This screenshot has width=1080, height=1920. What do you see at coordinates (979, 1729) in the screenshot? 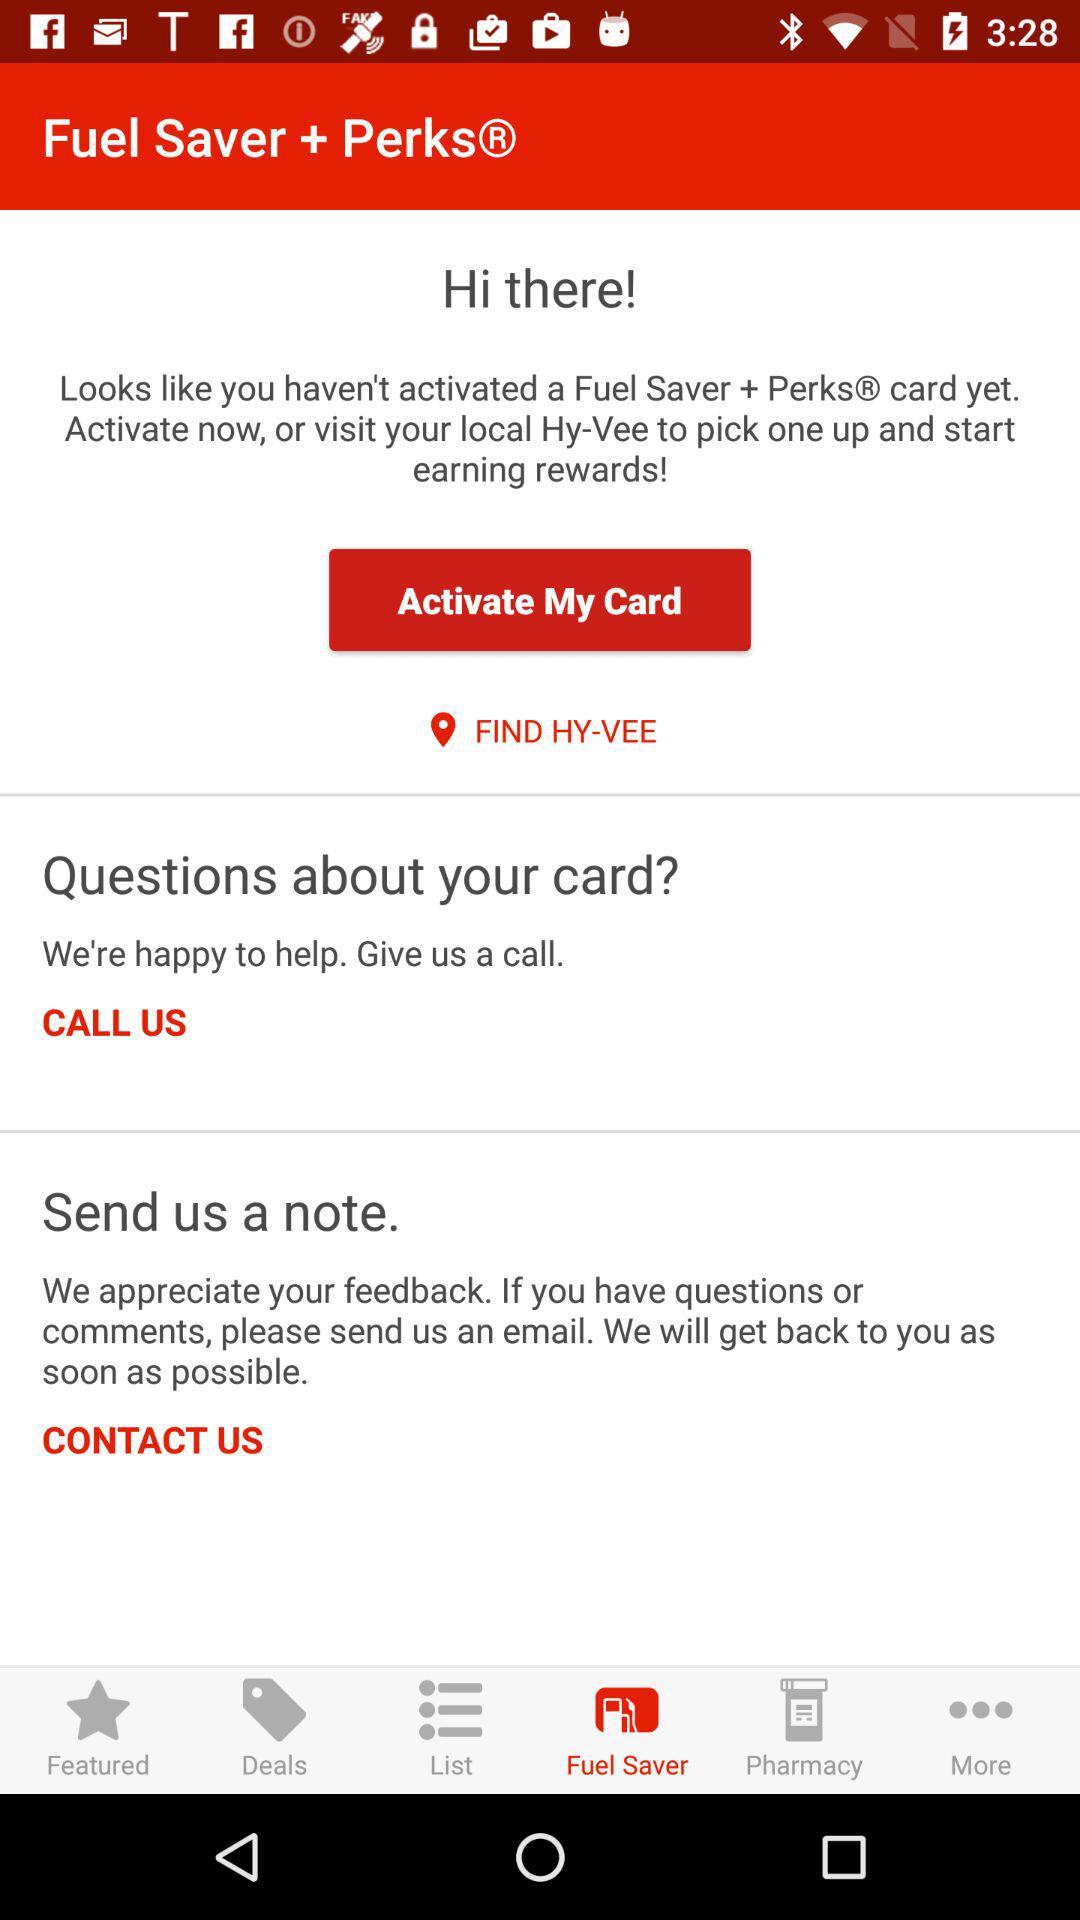
I see `item to the right of the pharmacy item` at bounding box center [979, 1729].